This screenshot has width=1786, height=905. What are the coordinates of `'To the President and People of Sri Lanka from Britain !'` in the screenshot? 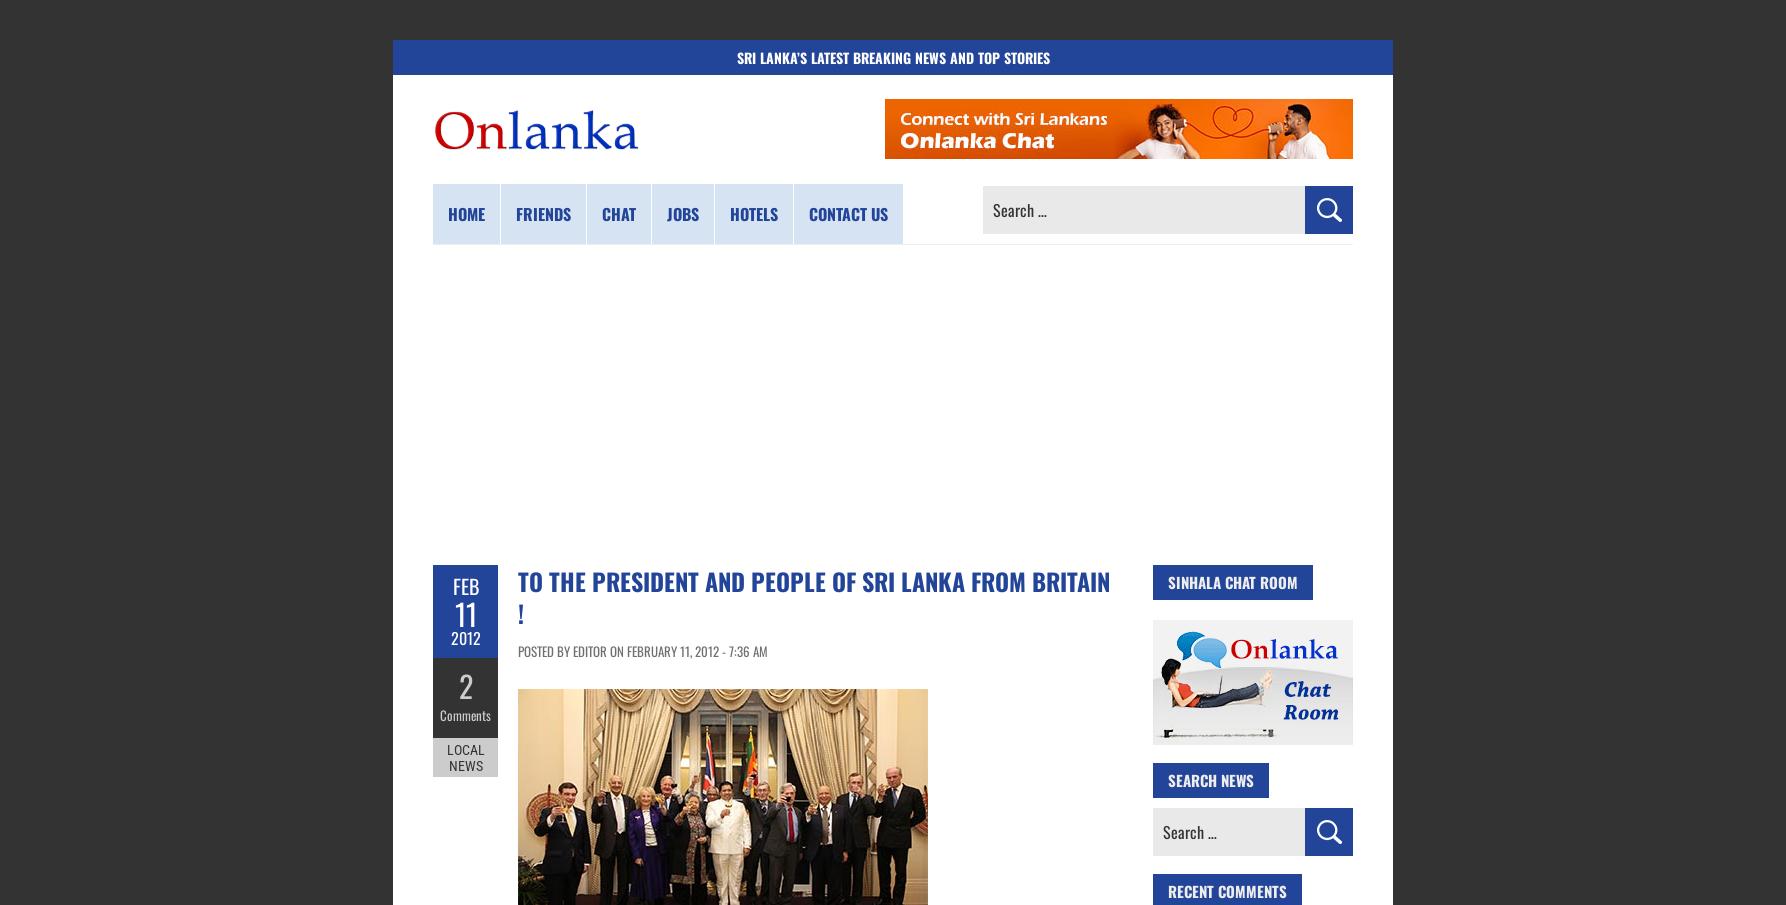 It's located at (813, 597).